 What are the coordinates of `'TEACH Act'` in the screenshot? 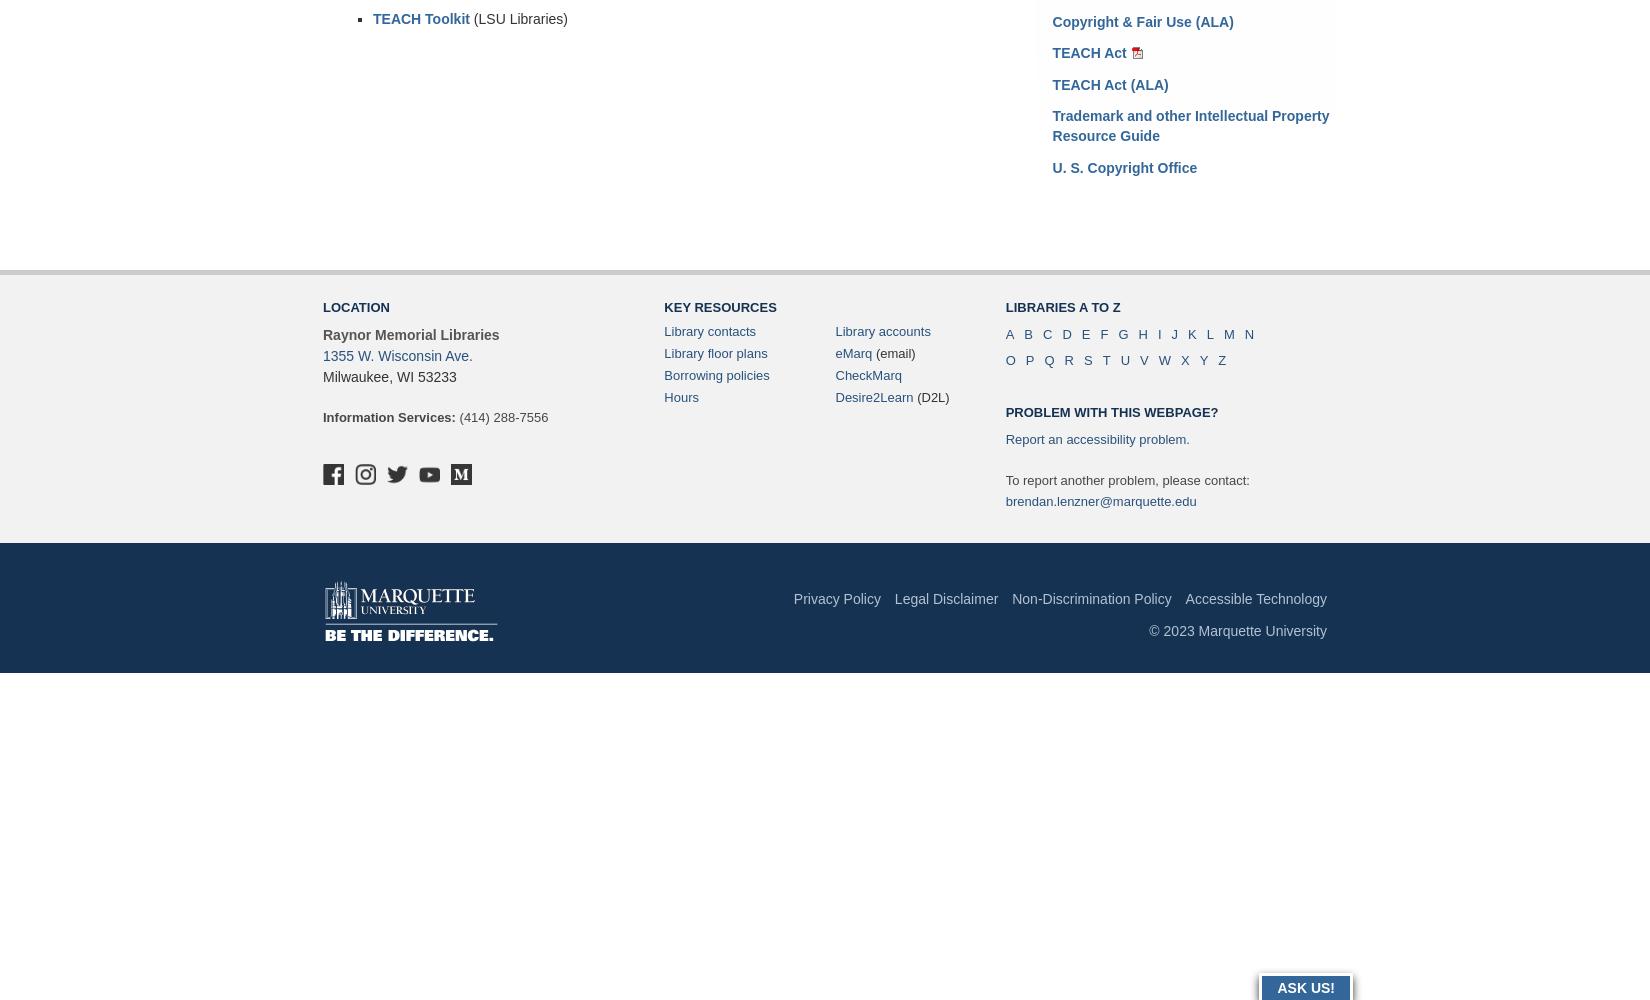 It's located at (1089, 53).